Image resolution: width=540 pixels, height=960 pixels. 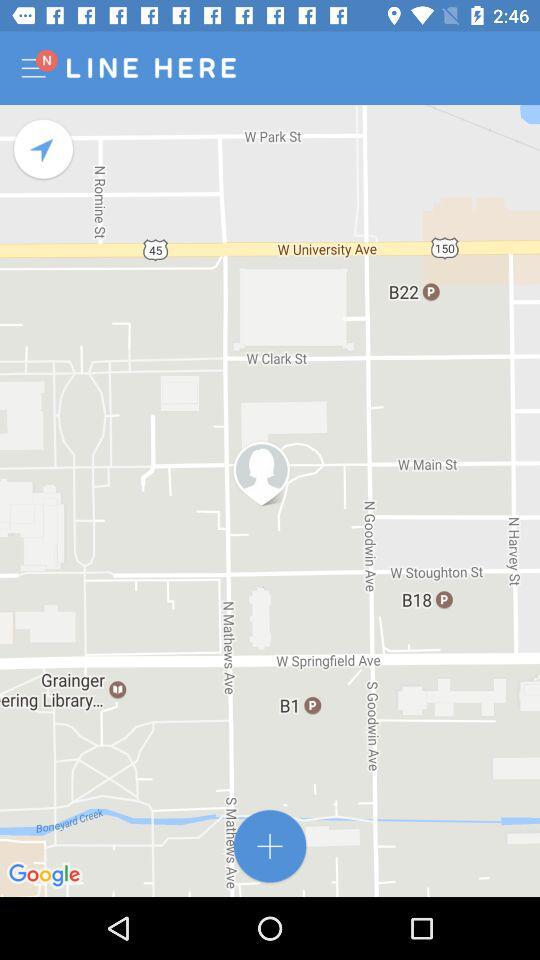 What do you see at coordinates (270, 846) in the screenshot?
I see `the add icon` at bounding box center [270, 846].